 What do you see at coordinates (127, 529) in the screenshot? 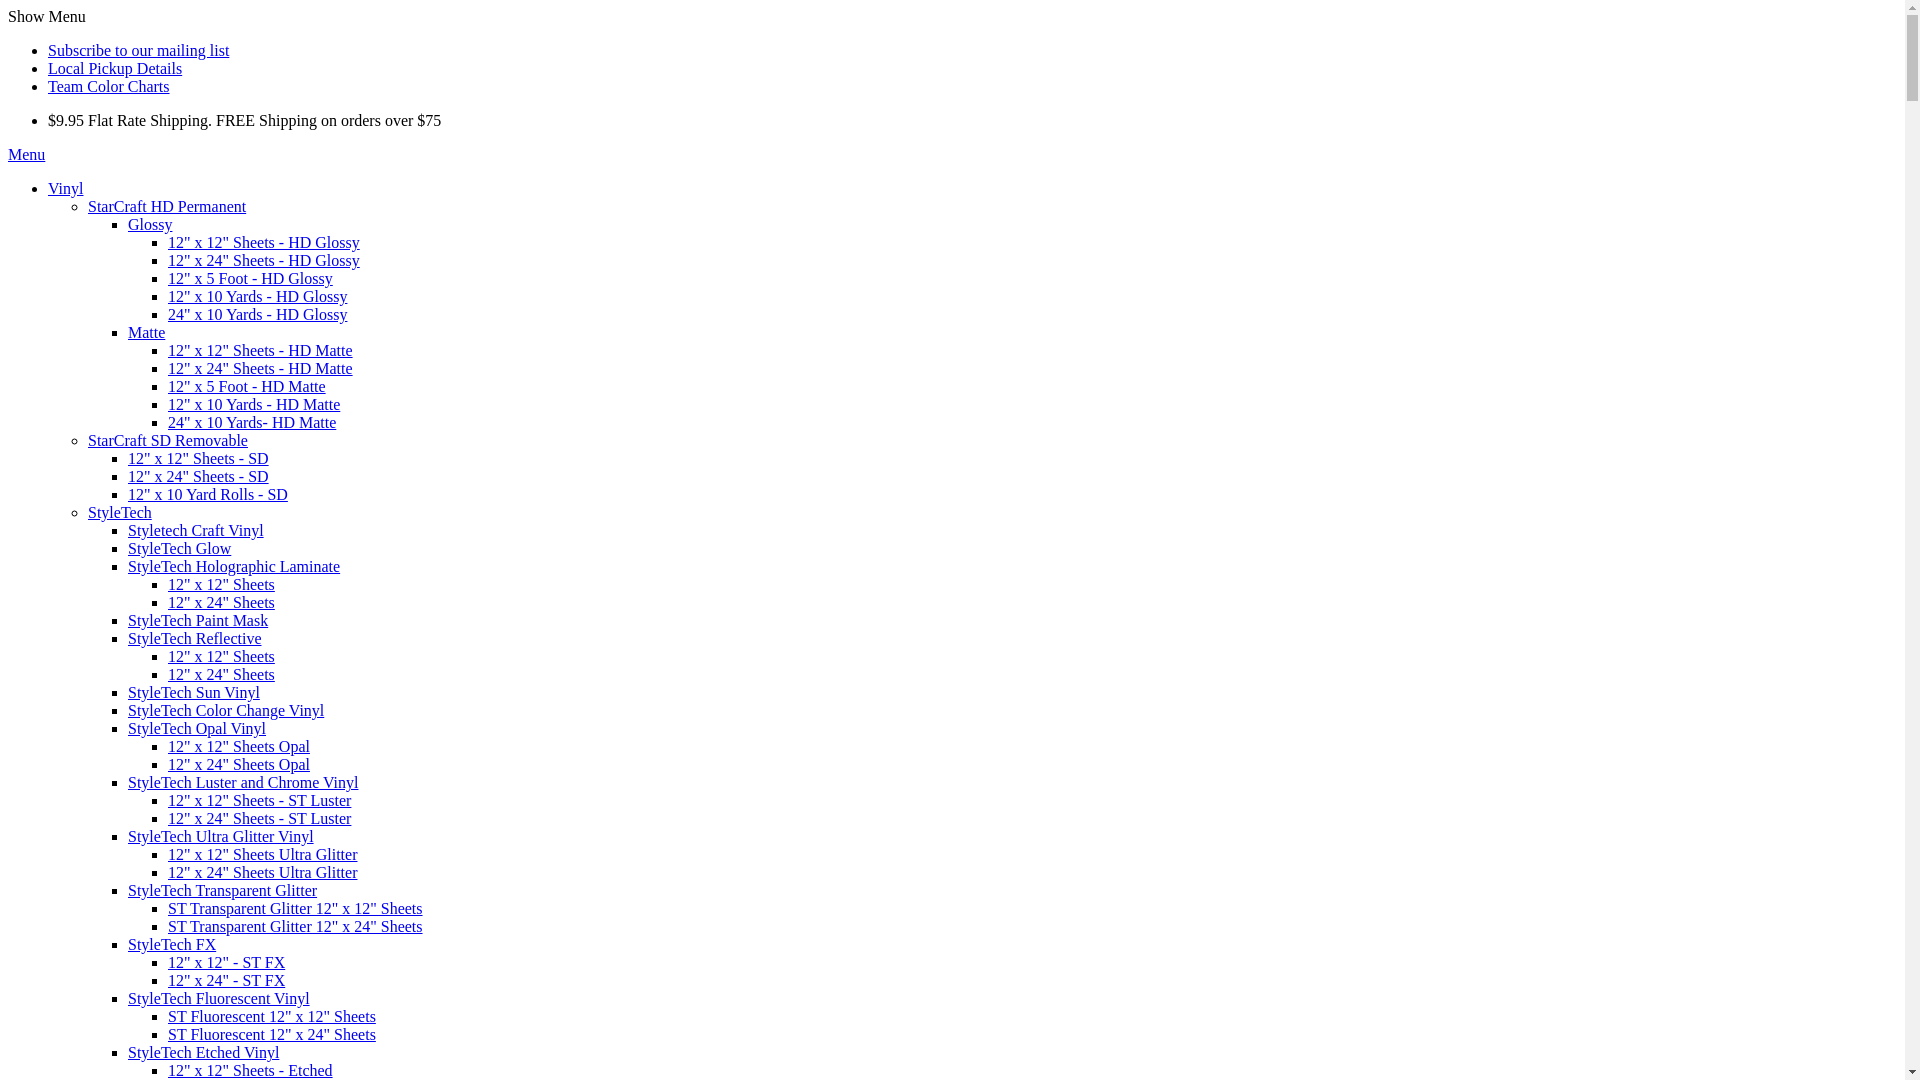
I see `'Styletech Craft Vinyl'` at bounding box center [127, 529].